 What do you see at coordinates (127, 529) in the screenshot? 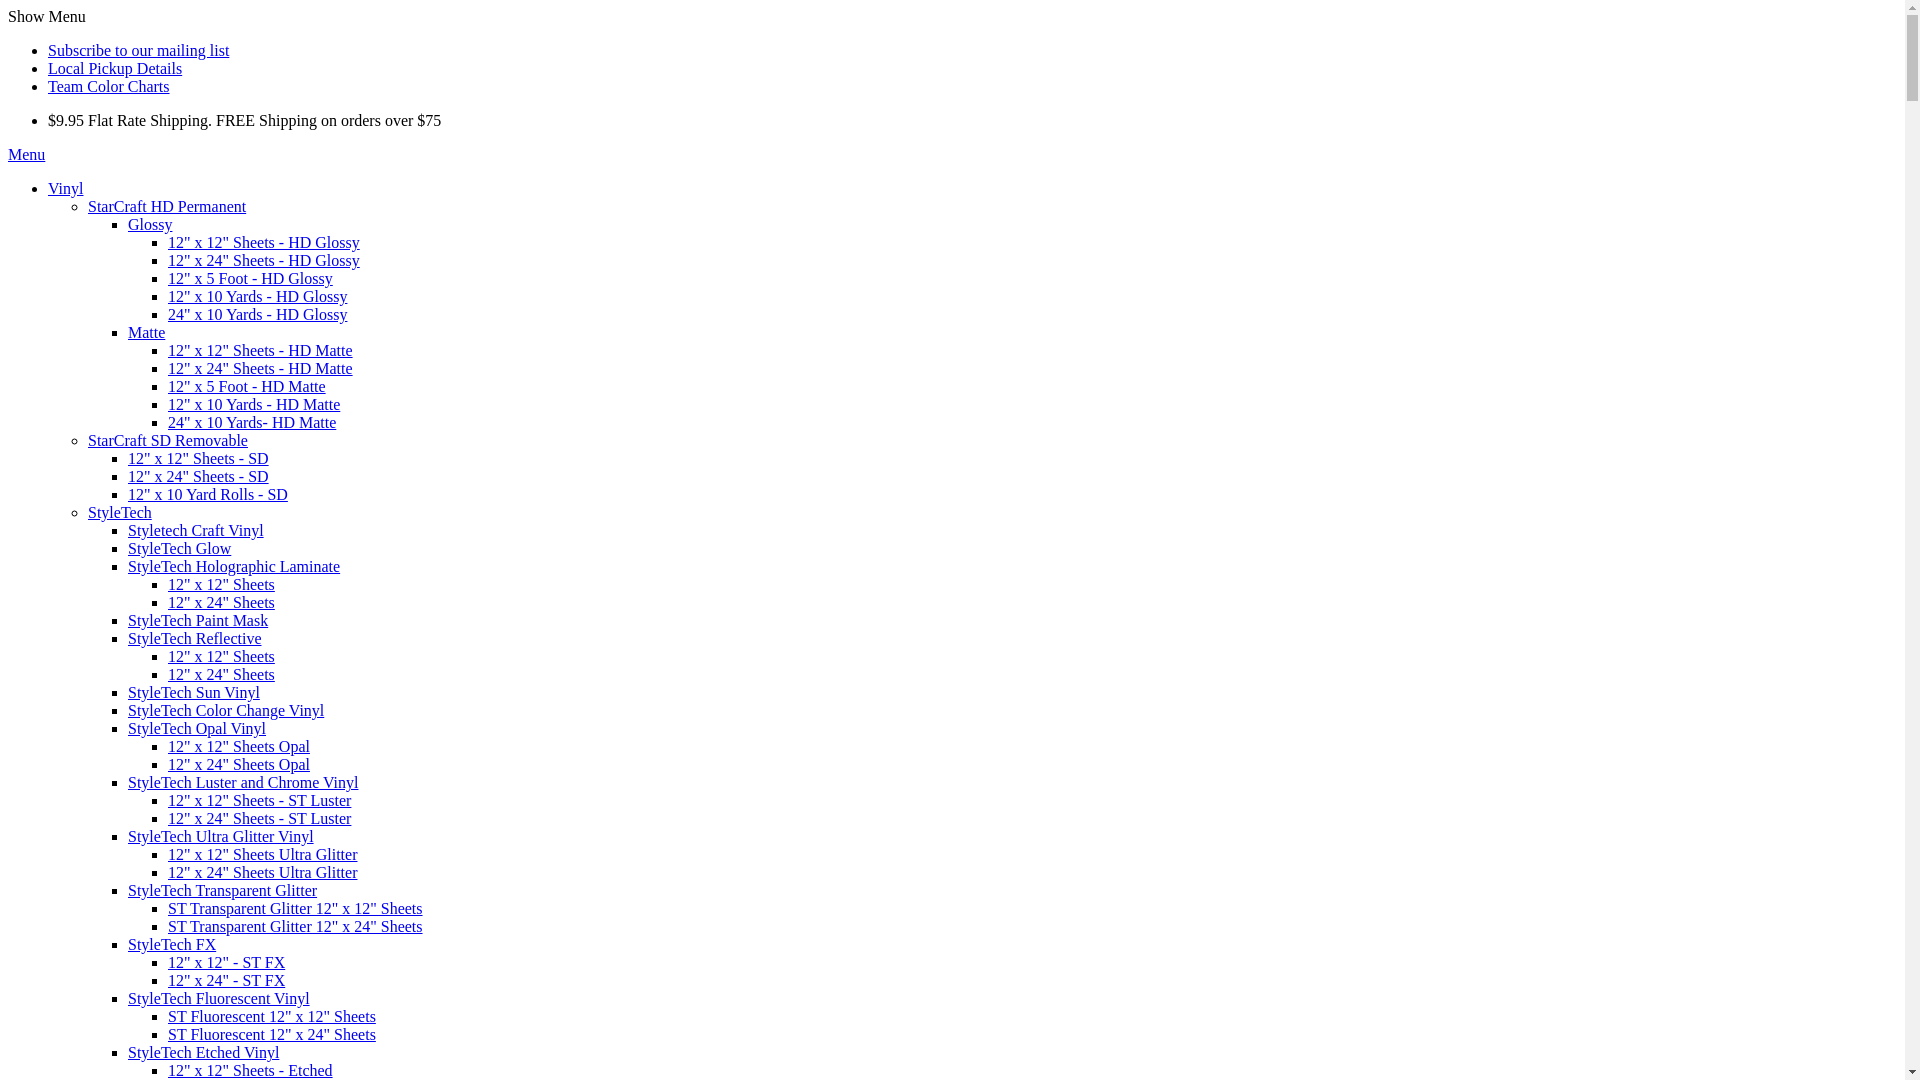
I see `'Styletech Craft Vinyl'` at bounding box center [127, 529].